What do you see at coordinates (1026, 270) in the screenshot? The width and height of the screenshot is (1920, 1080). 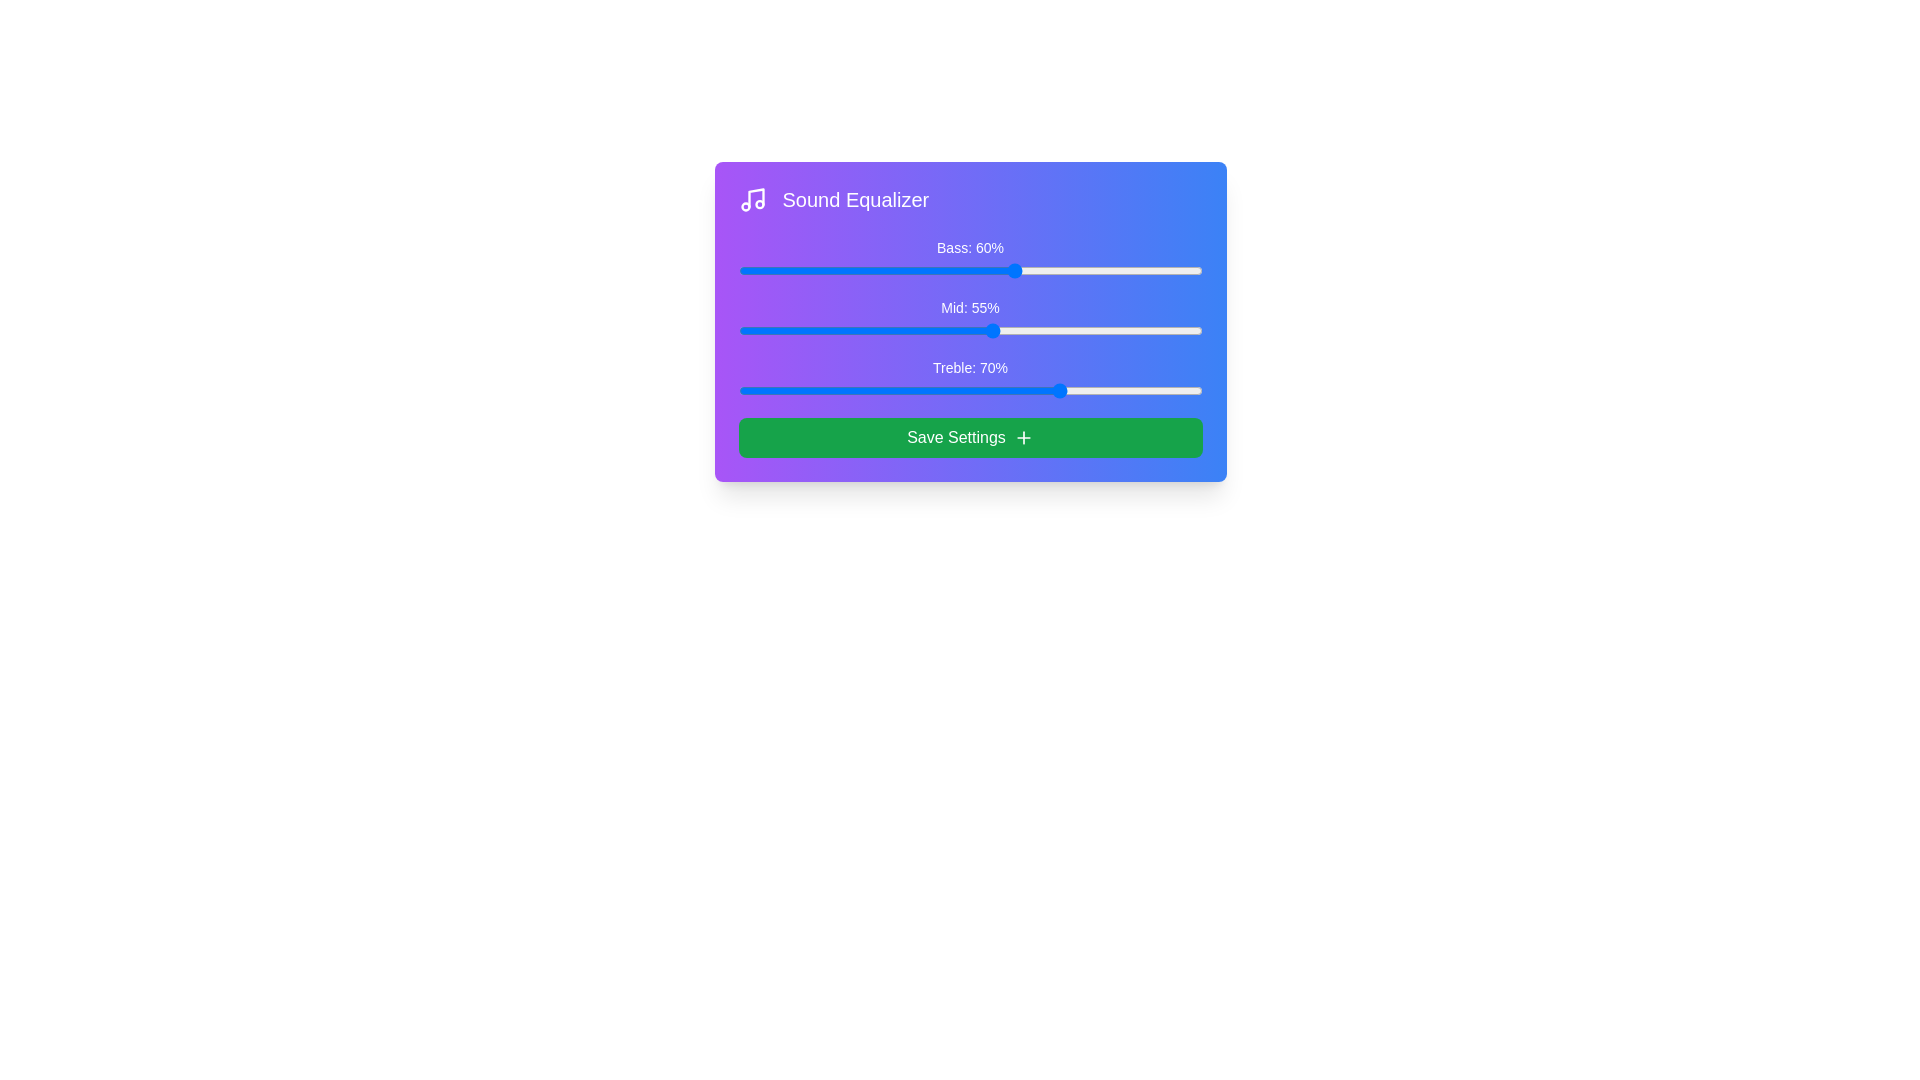 I see `the Bass slider to 62%` at bounding box center [1026, 270].